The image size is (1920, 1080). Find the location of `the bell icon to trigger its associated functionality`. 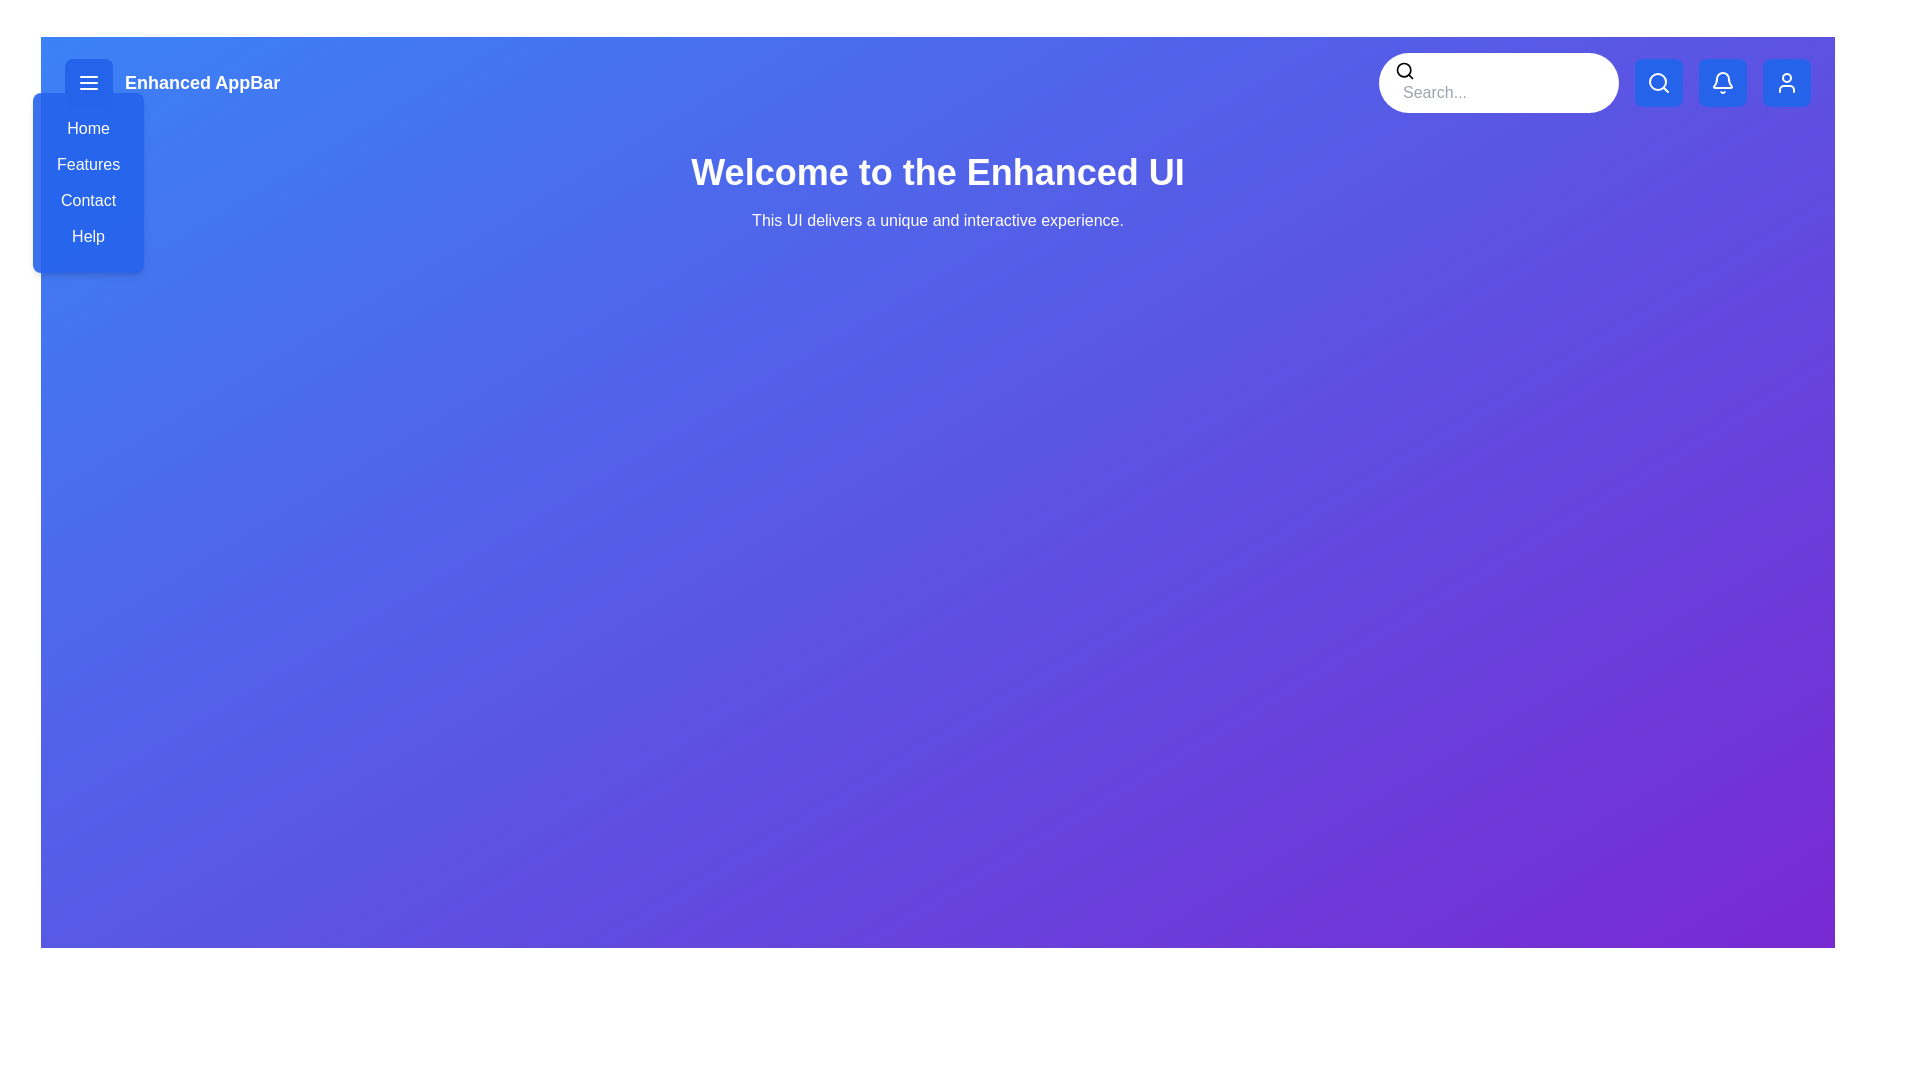

the bell icon to trigger its associated functionality is located at coordinates (1722, 82).